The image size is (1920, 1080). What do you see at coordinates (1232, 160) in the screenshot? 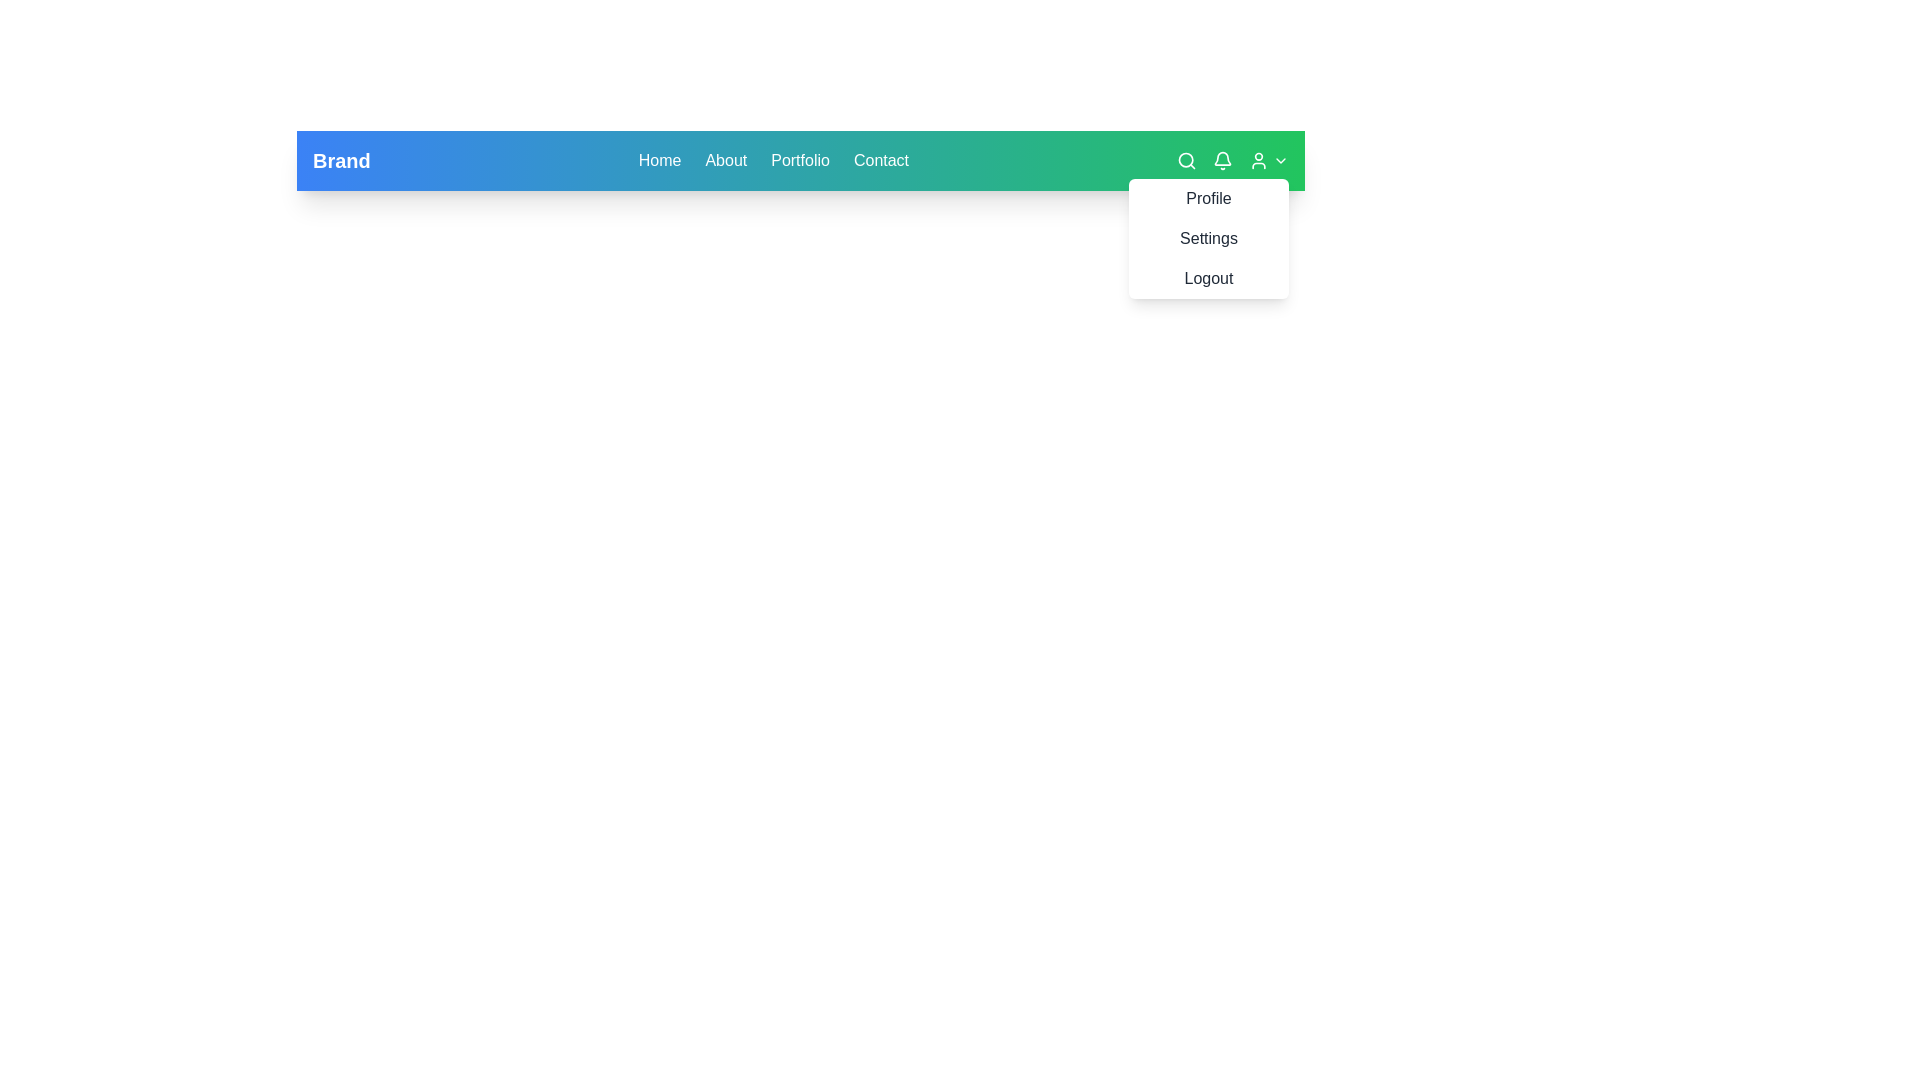
I see `the bell icon for notifications, which is the second element from the left in the notification area, styled with a white outline on a green background` at bounding box center [1232, 160].